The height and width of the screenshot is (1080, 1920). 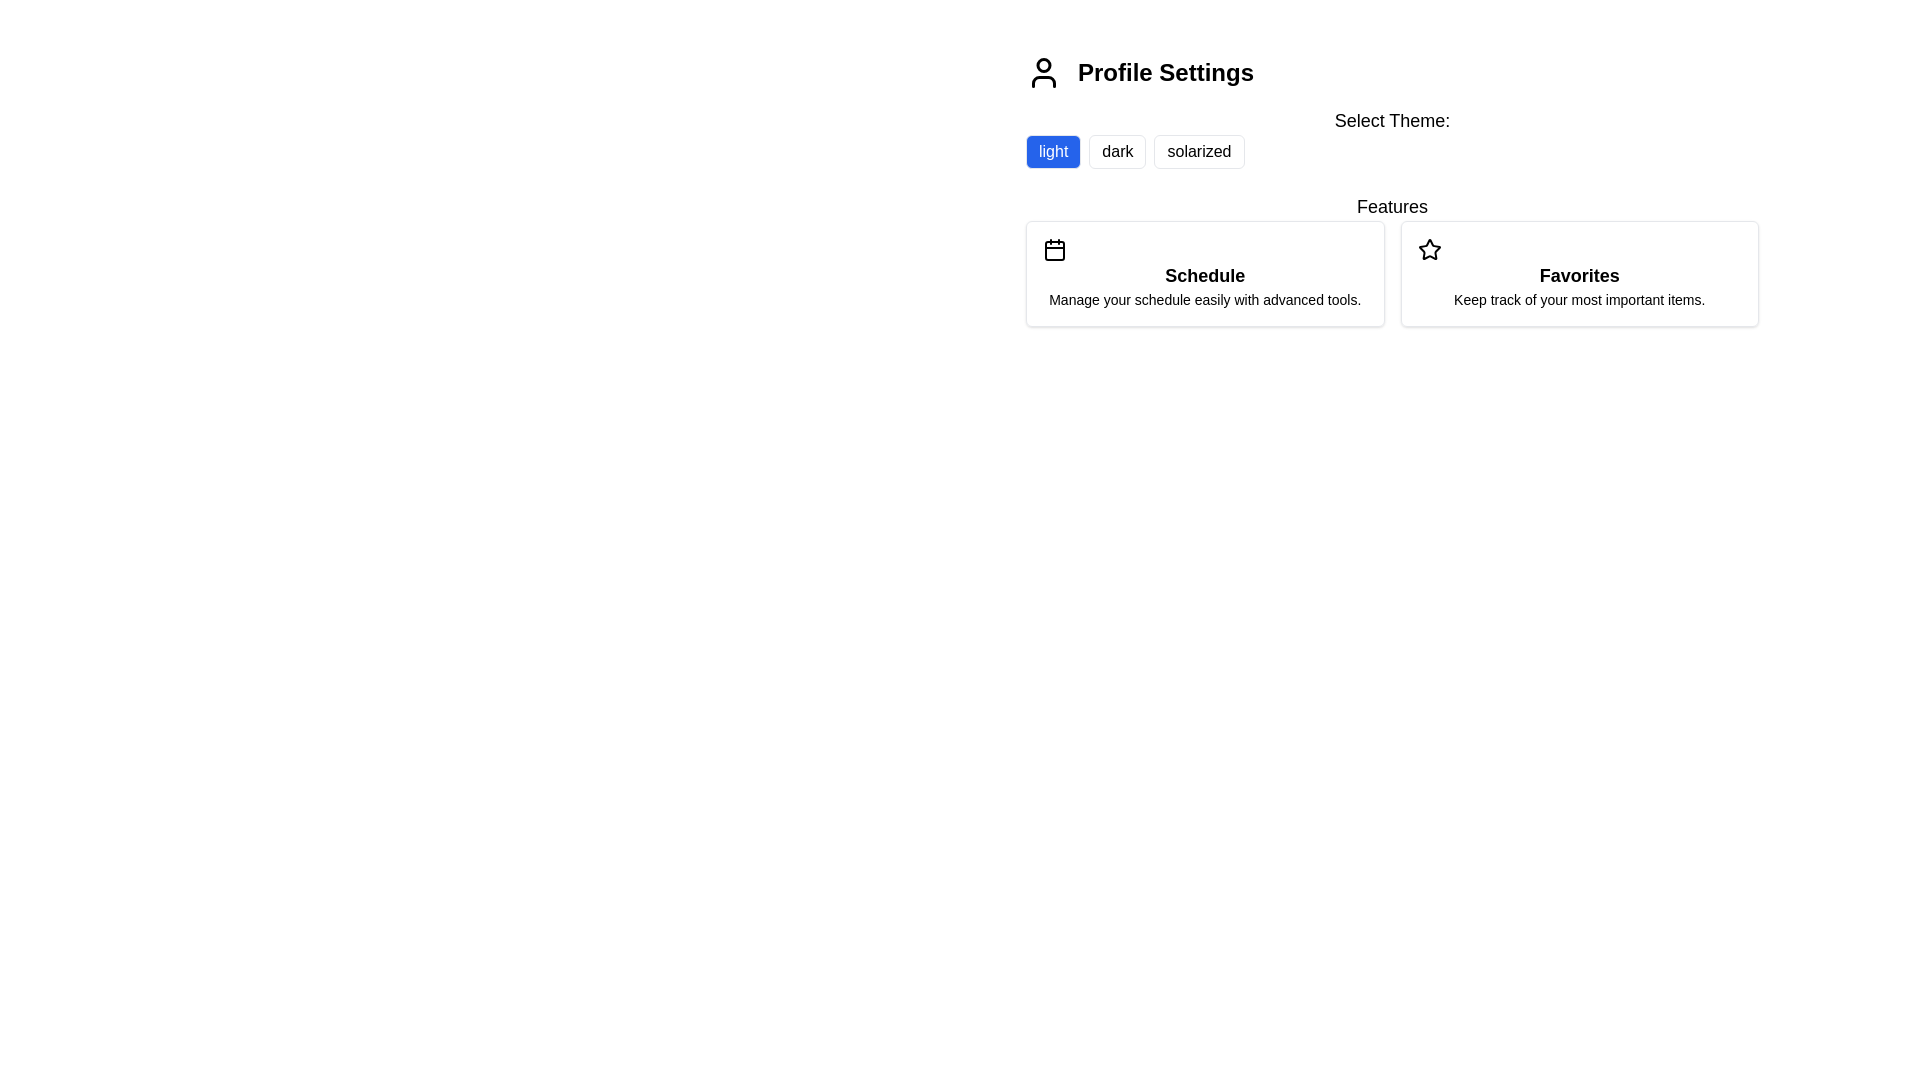 What do you see at coordinates (1054, 249) in the screenshot?
I see `the calendar icon situated within a bordered box under the title 'Schedule'` at bounding box center [1054, 249].